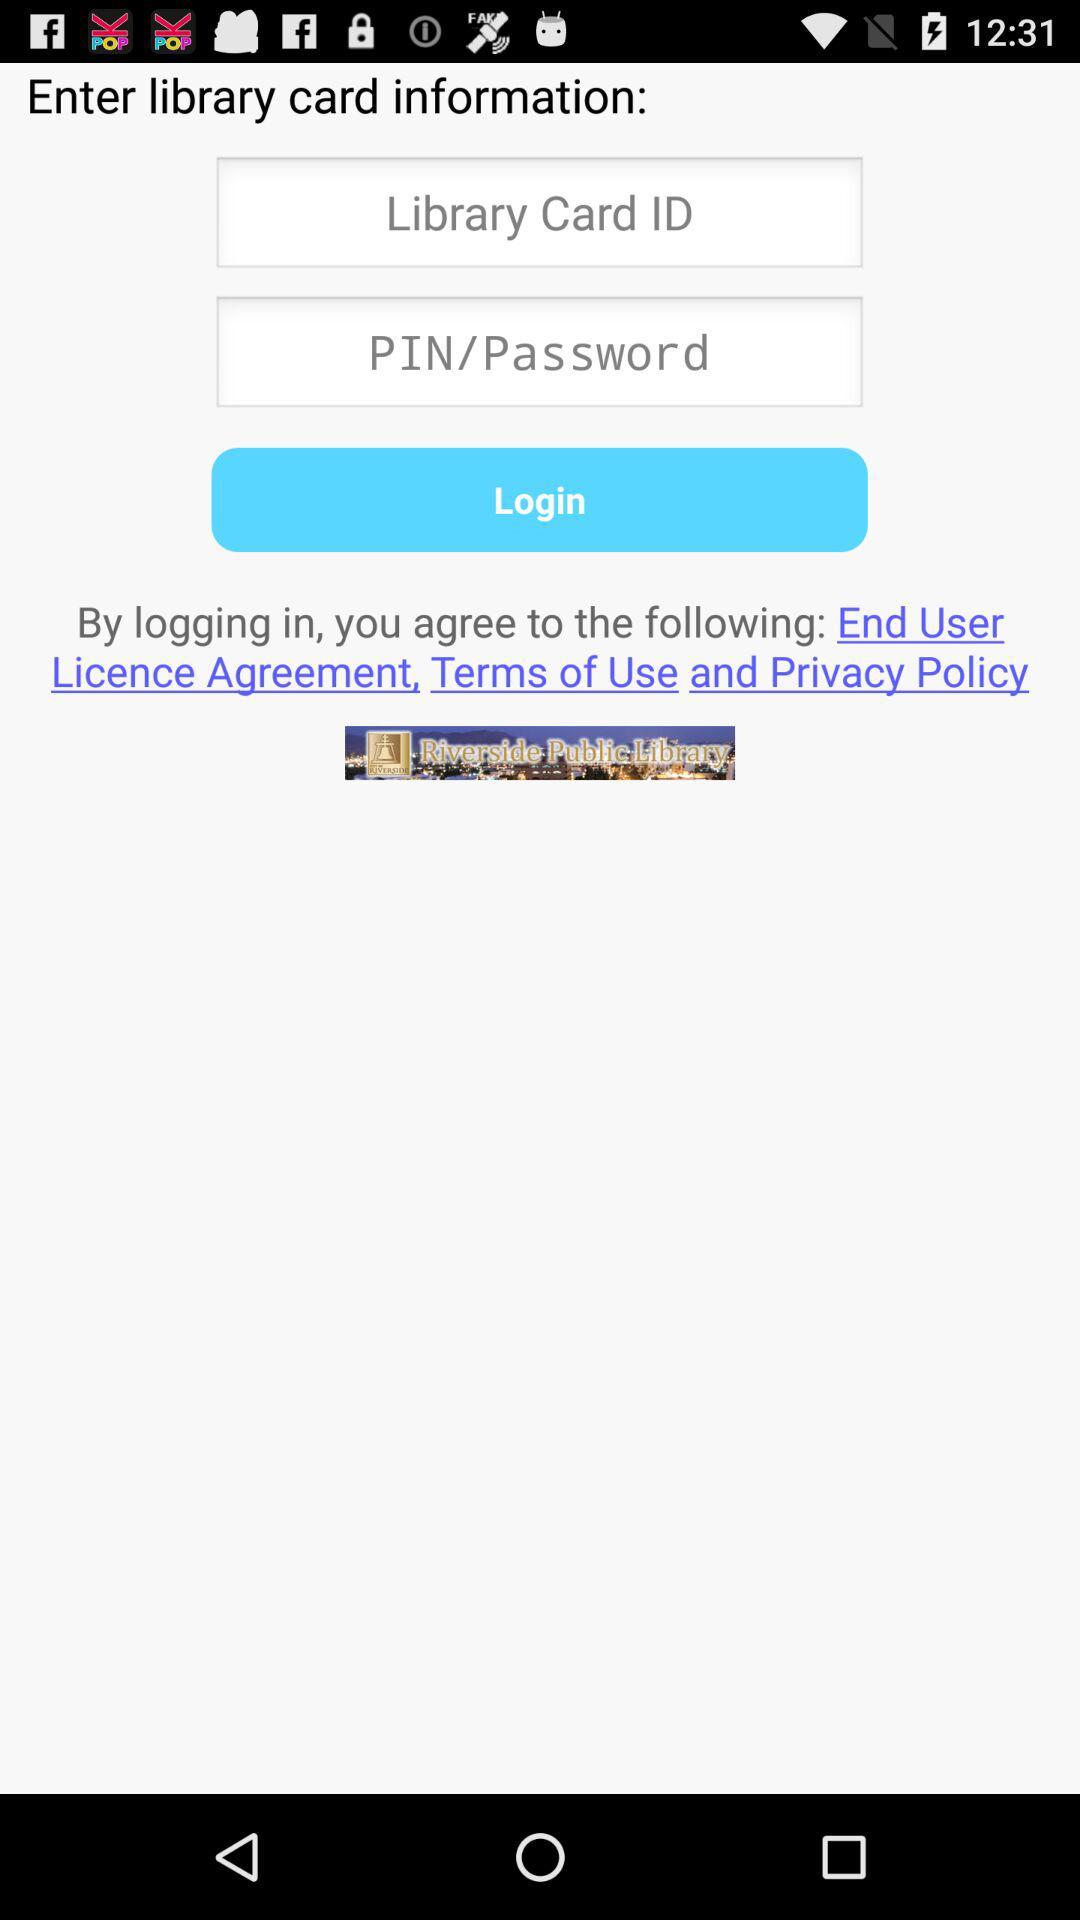  I want to click on item above by logging in item, so click(538, 499).